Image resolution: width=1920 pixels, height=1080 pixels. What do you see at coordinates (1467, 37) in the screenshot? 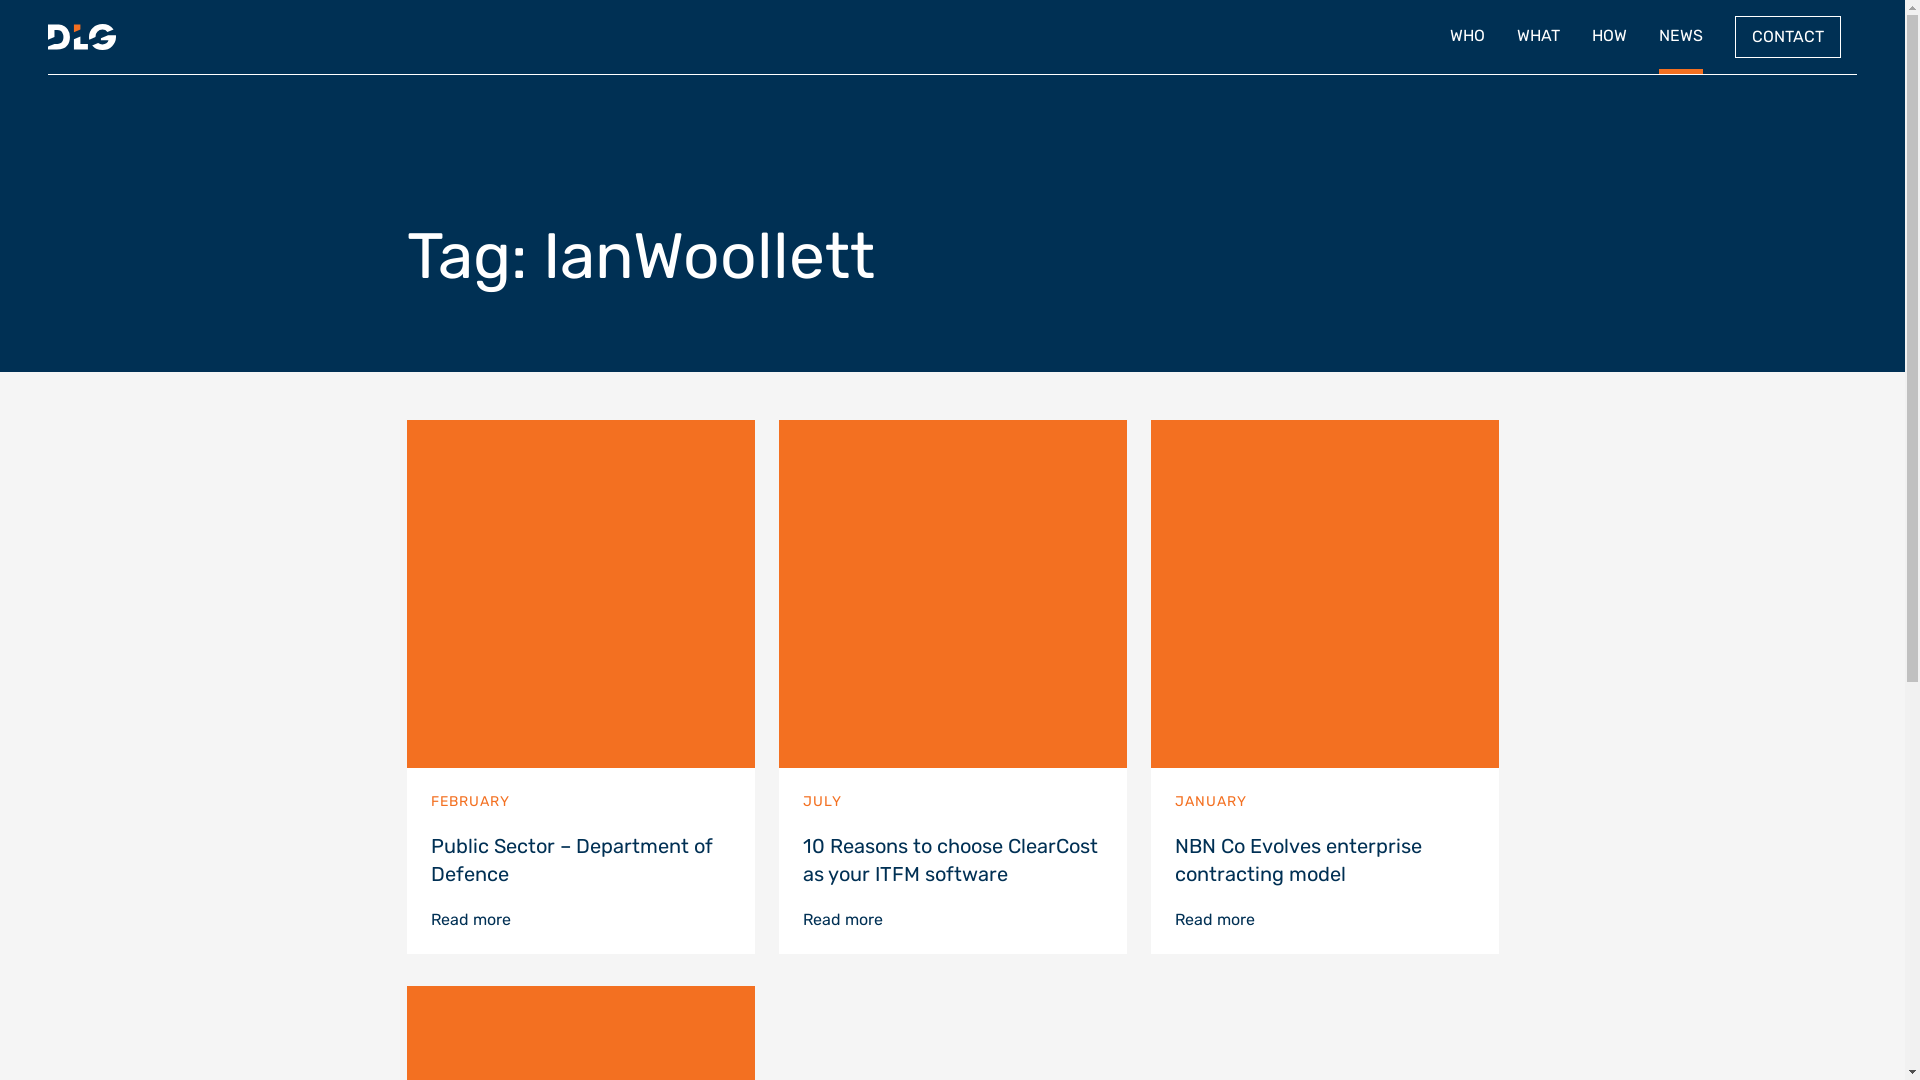
I see `'WHO'` at bounding box center [1467, 37].